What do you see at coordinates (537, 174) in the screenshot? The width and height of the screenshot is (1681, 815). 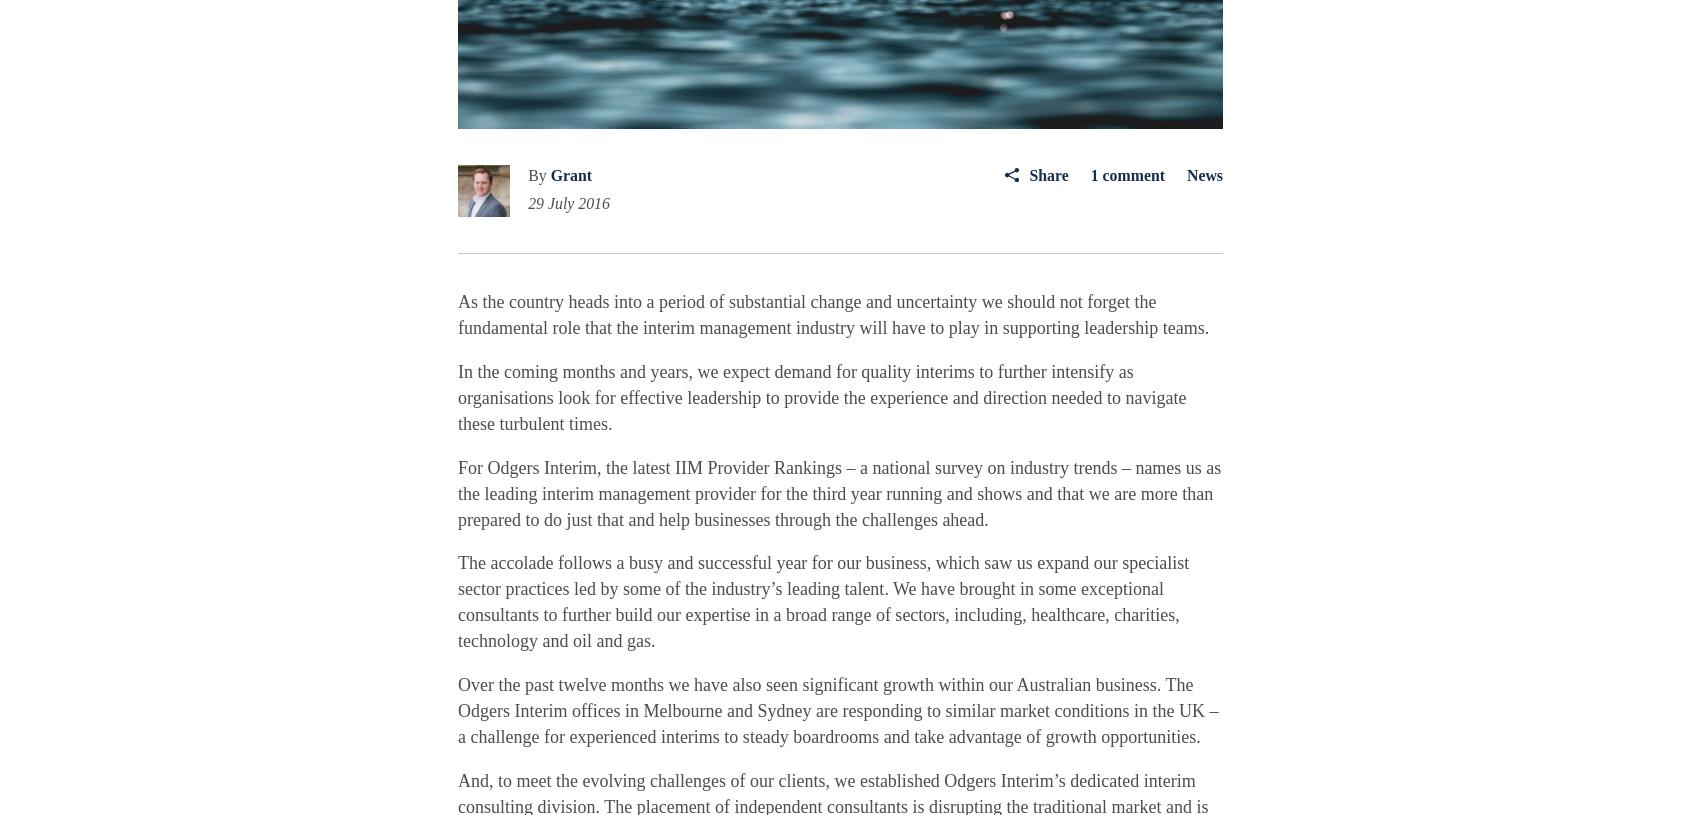 I see `'By'` at bounding box center [537, 174].